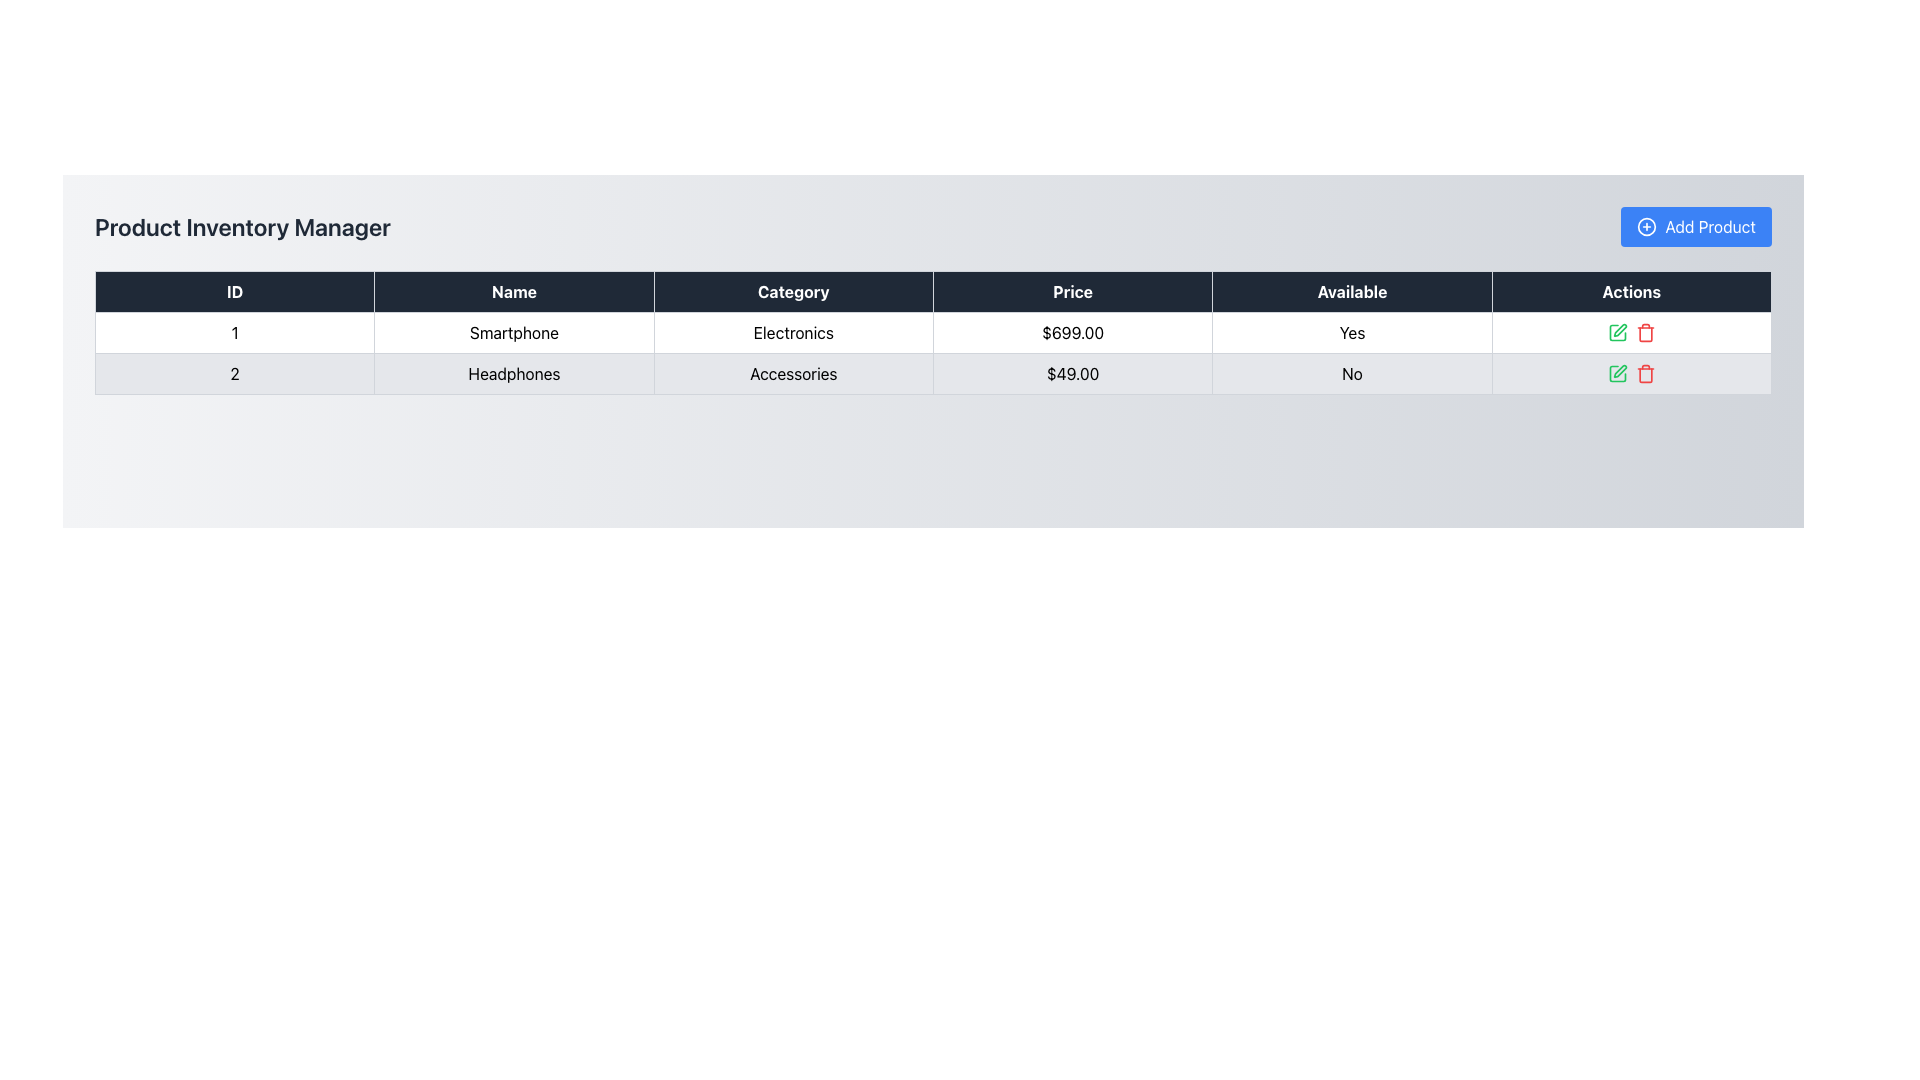 This screenshot has width=1920, height=1080. Describe the element at coordinates (235, 331) in the screenshot. I see `to select or highlight the first row of the table, which contains the cell displaying the number '1' in the first column under the 'ID' header` at that location.